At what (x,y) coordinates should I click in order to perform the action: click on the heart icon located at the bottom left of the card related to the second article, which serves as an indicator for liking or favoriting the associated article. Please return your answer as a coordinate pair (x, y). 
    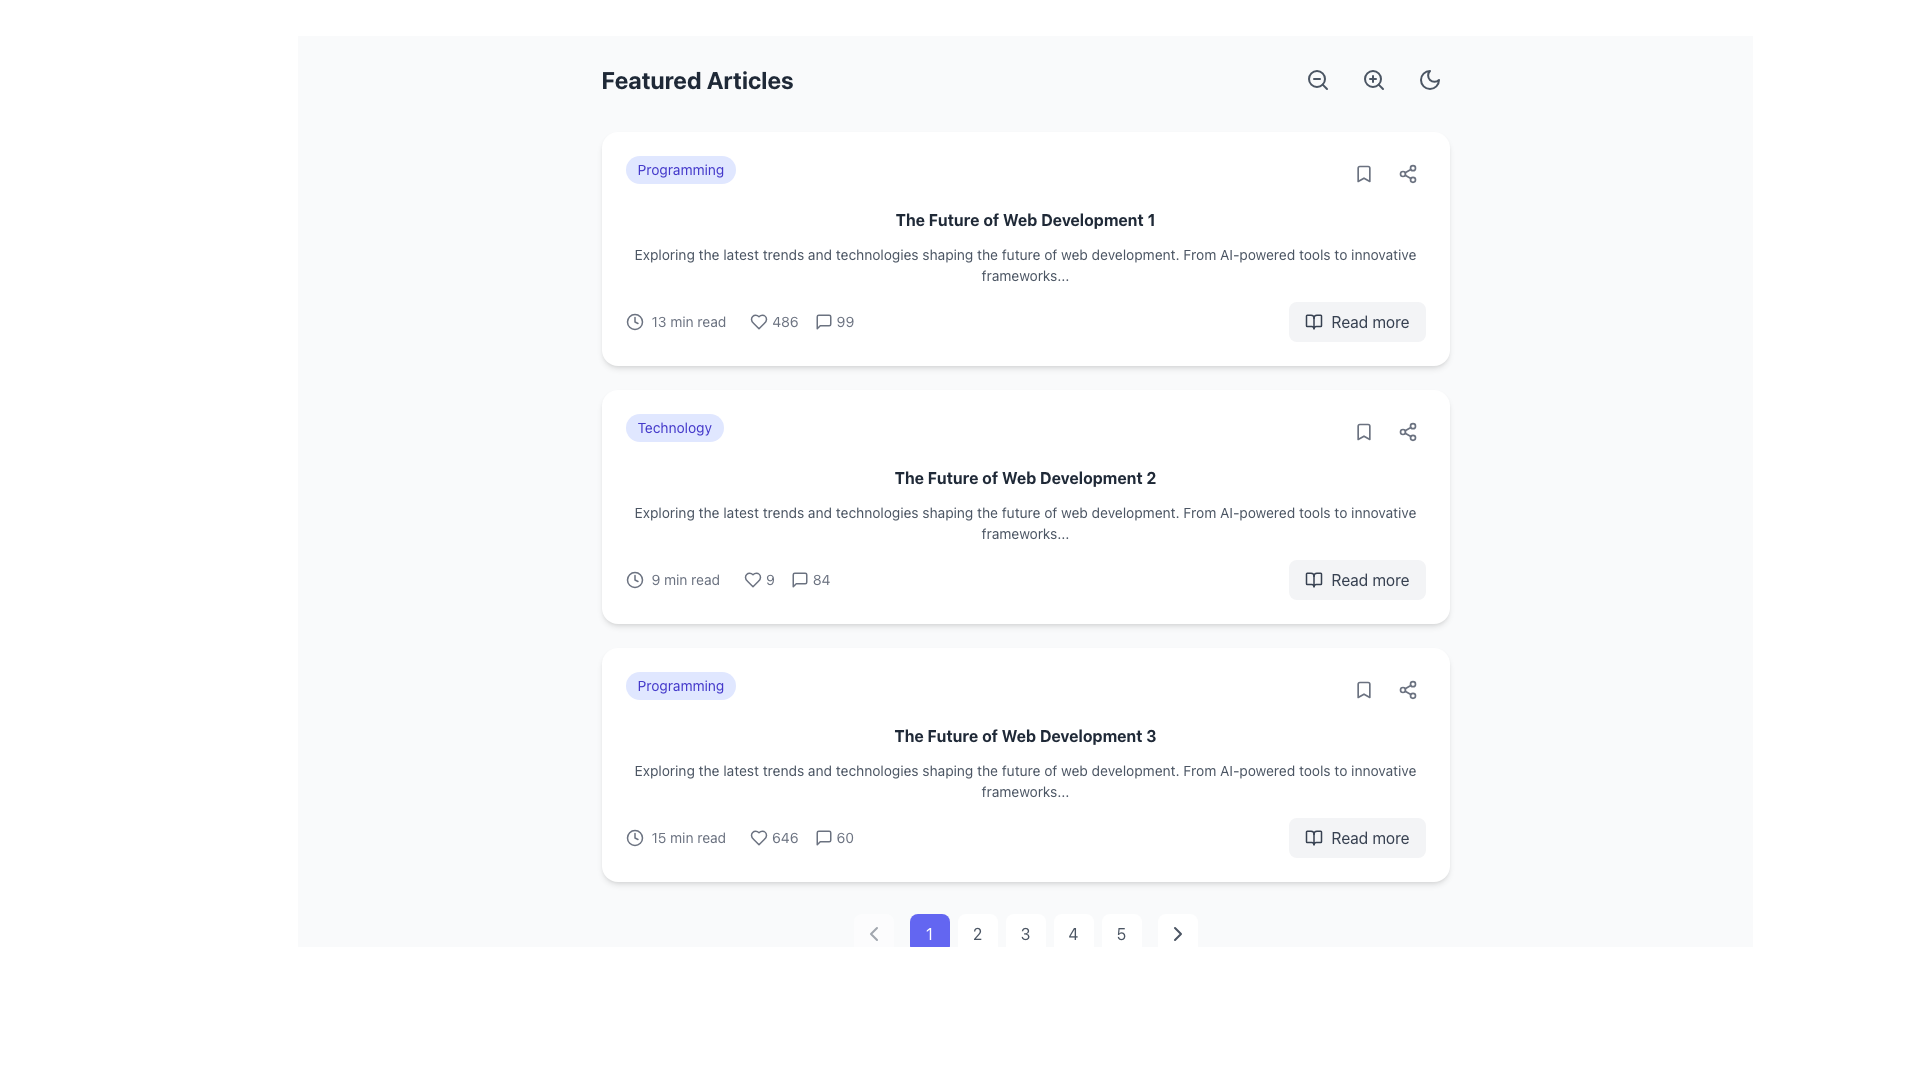
    Looking at the image, I should click on (752, 579).